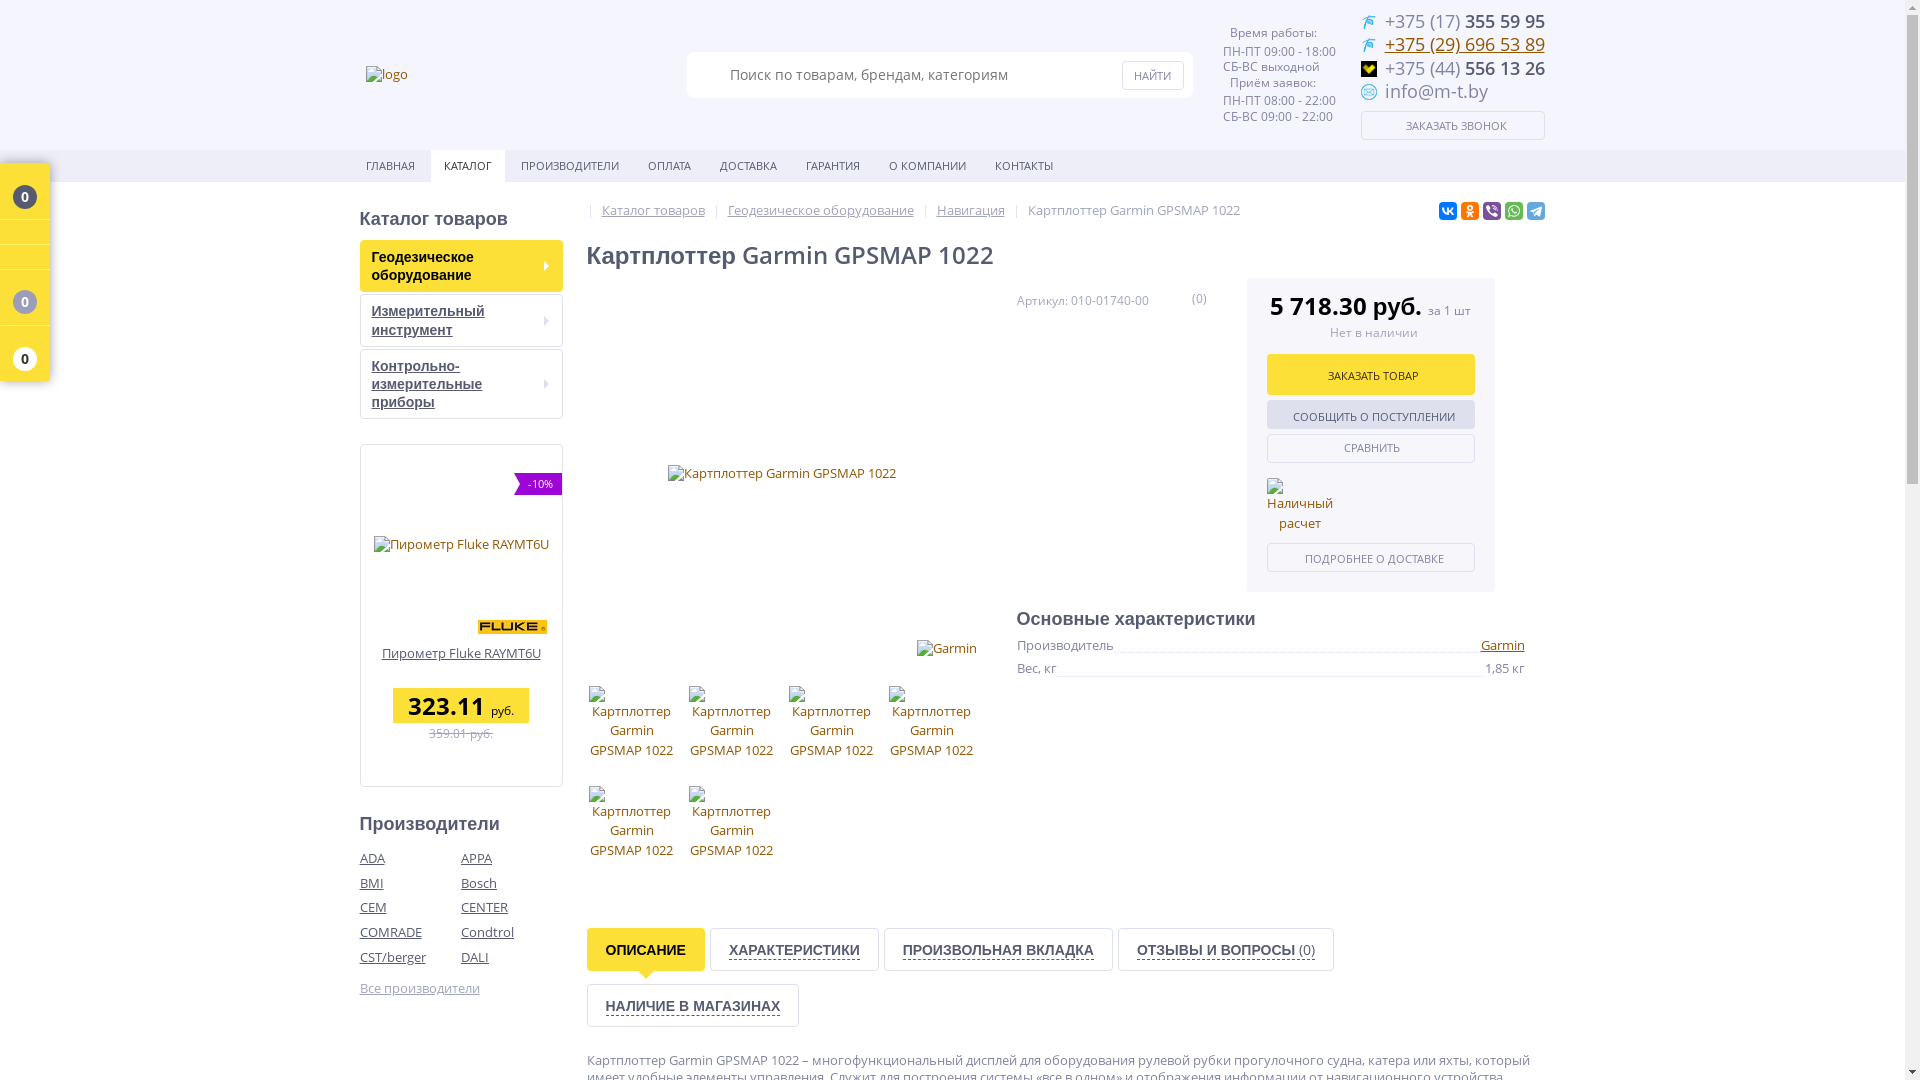 Image resolution: width=1920 pixels, height=1080 pixels. Describe the element at coordinates (512, 857) in the screenshot. I see `'APPA'` at that location.